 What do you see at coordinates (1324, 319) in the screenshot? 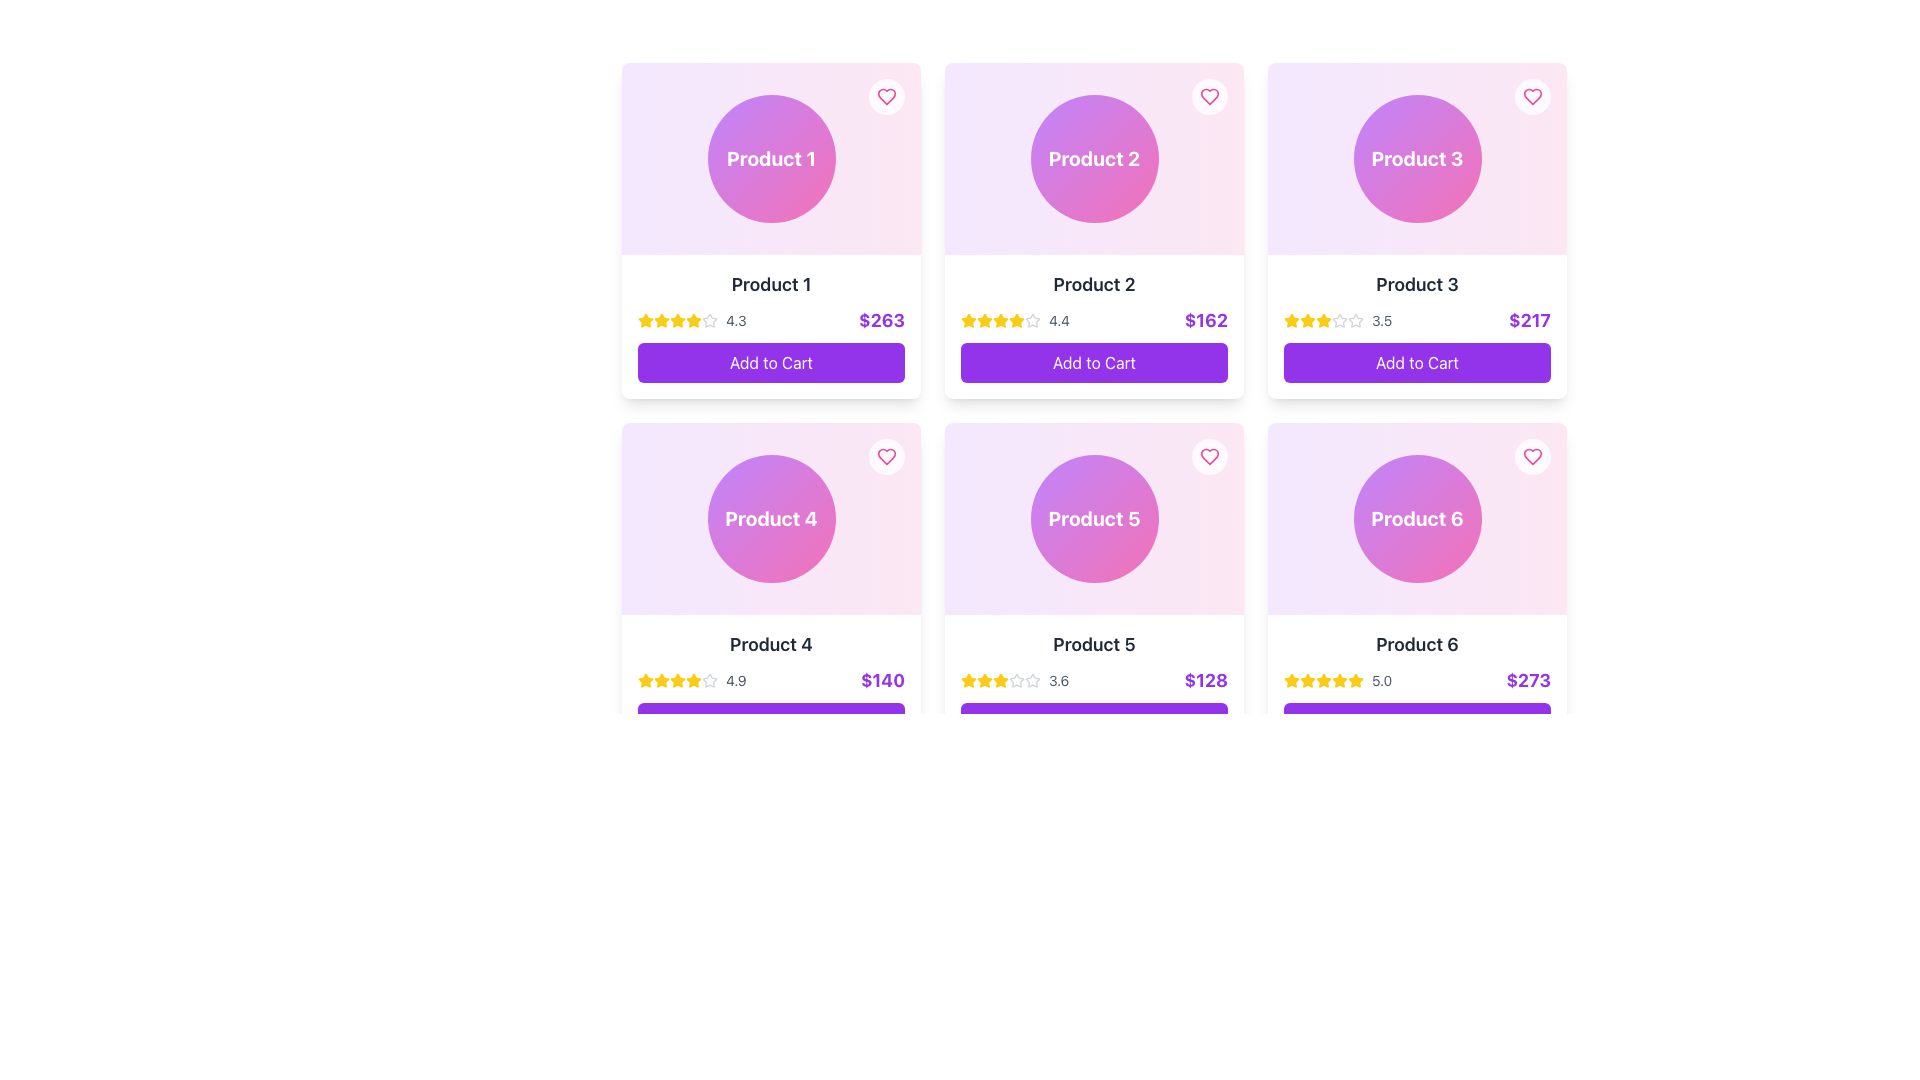
I see `the fourth star icon in the five-star rating display for 'Product 3'` at bounding box center [1324, 319].